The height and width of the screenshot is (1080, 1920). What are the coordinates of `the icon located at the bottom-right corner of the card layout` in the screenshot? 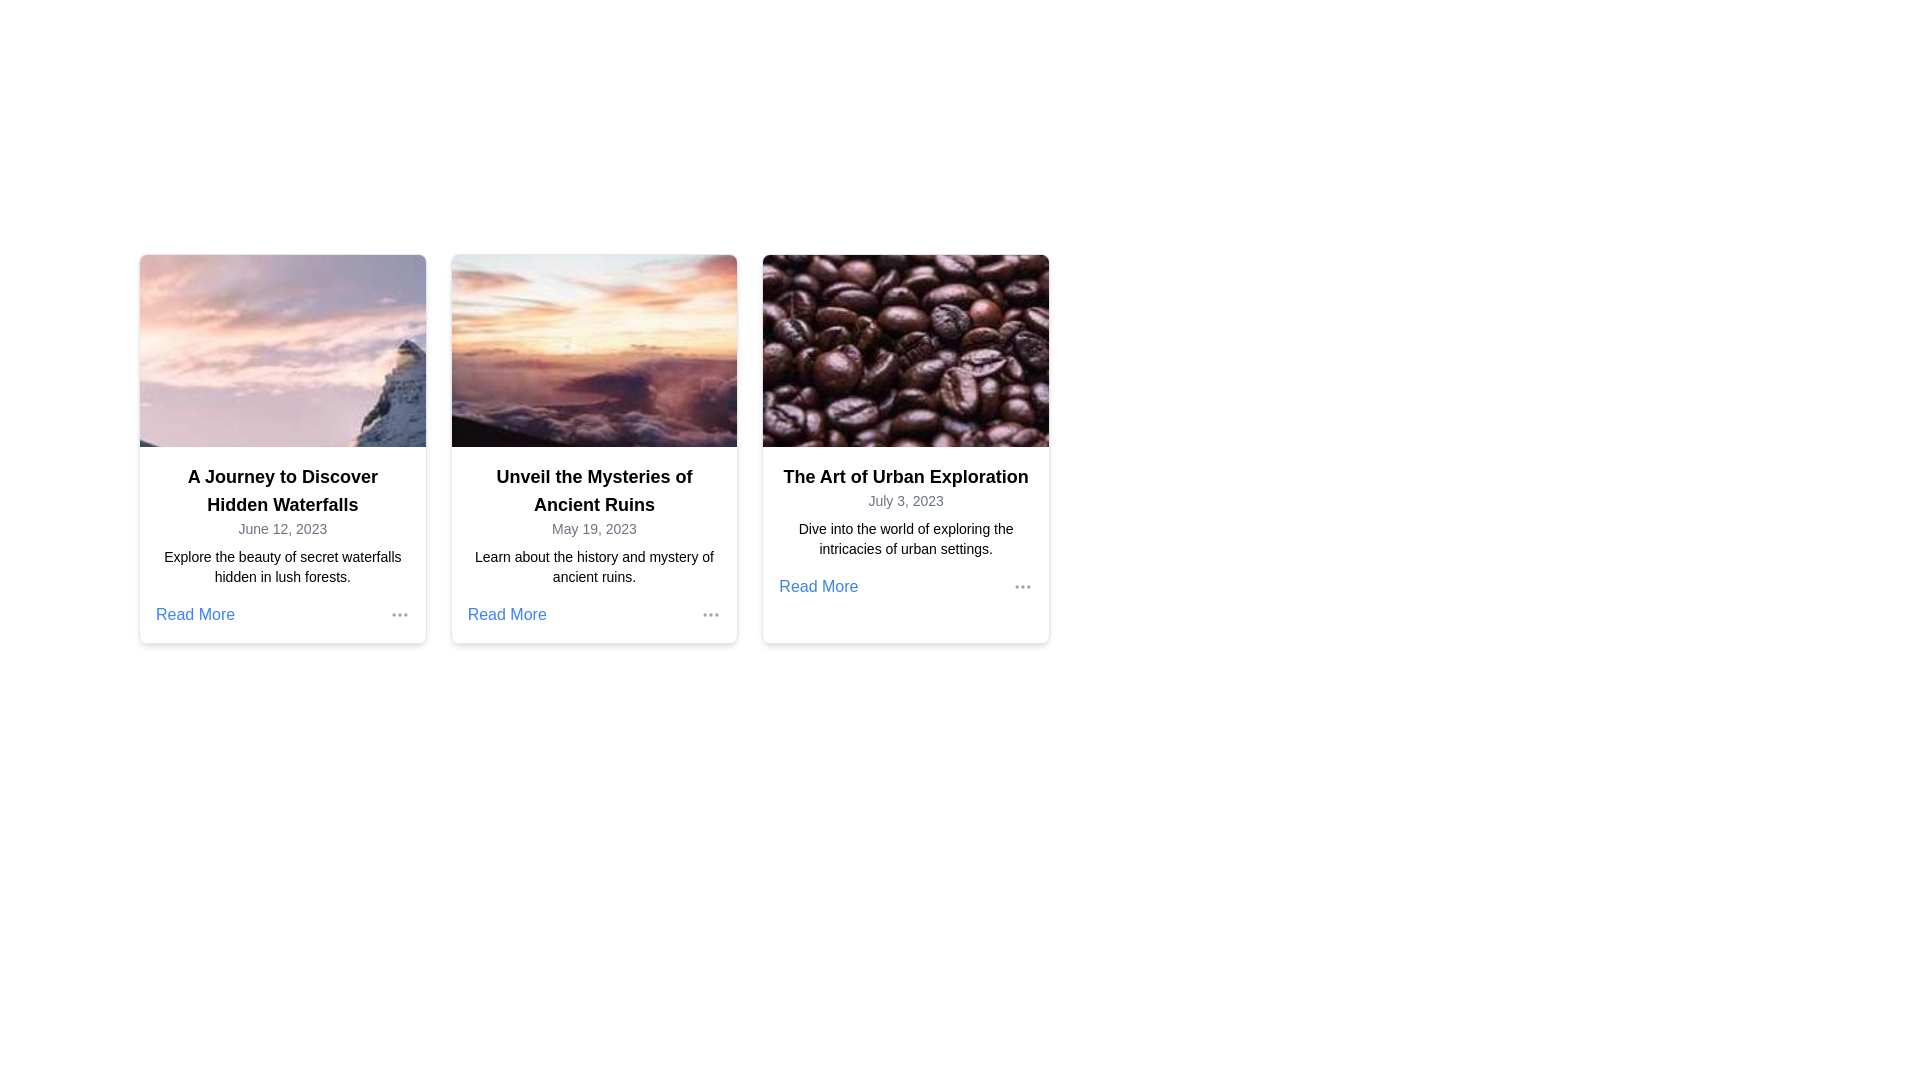 It's located at (711, 613).